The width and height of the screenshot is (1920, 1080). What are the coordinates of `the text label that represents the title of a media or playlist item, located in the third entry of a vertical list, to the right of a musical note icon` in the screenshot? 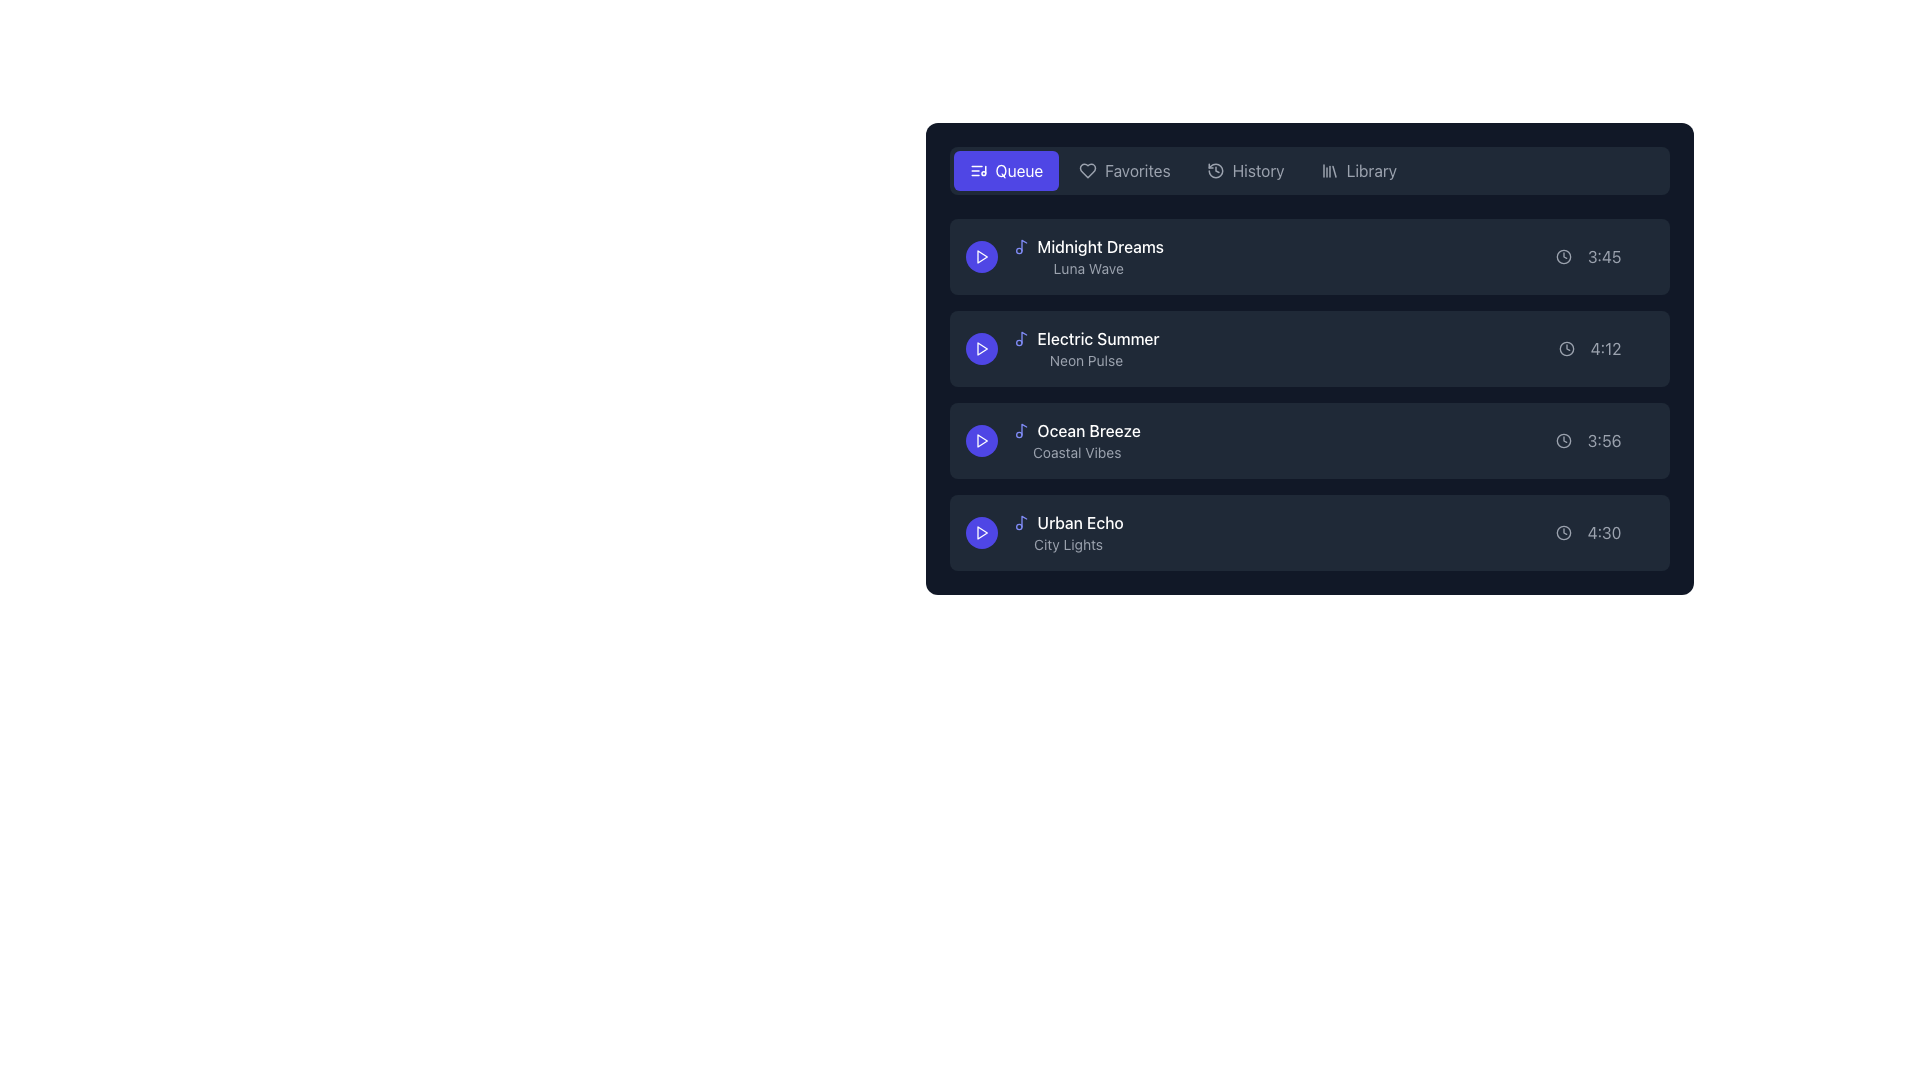 It's located at (1088, 430).